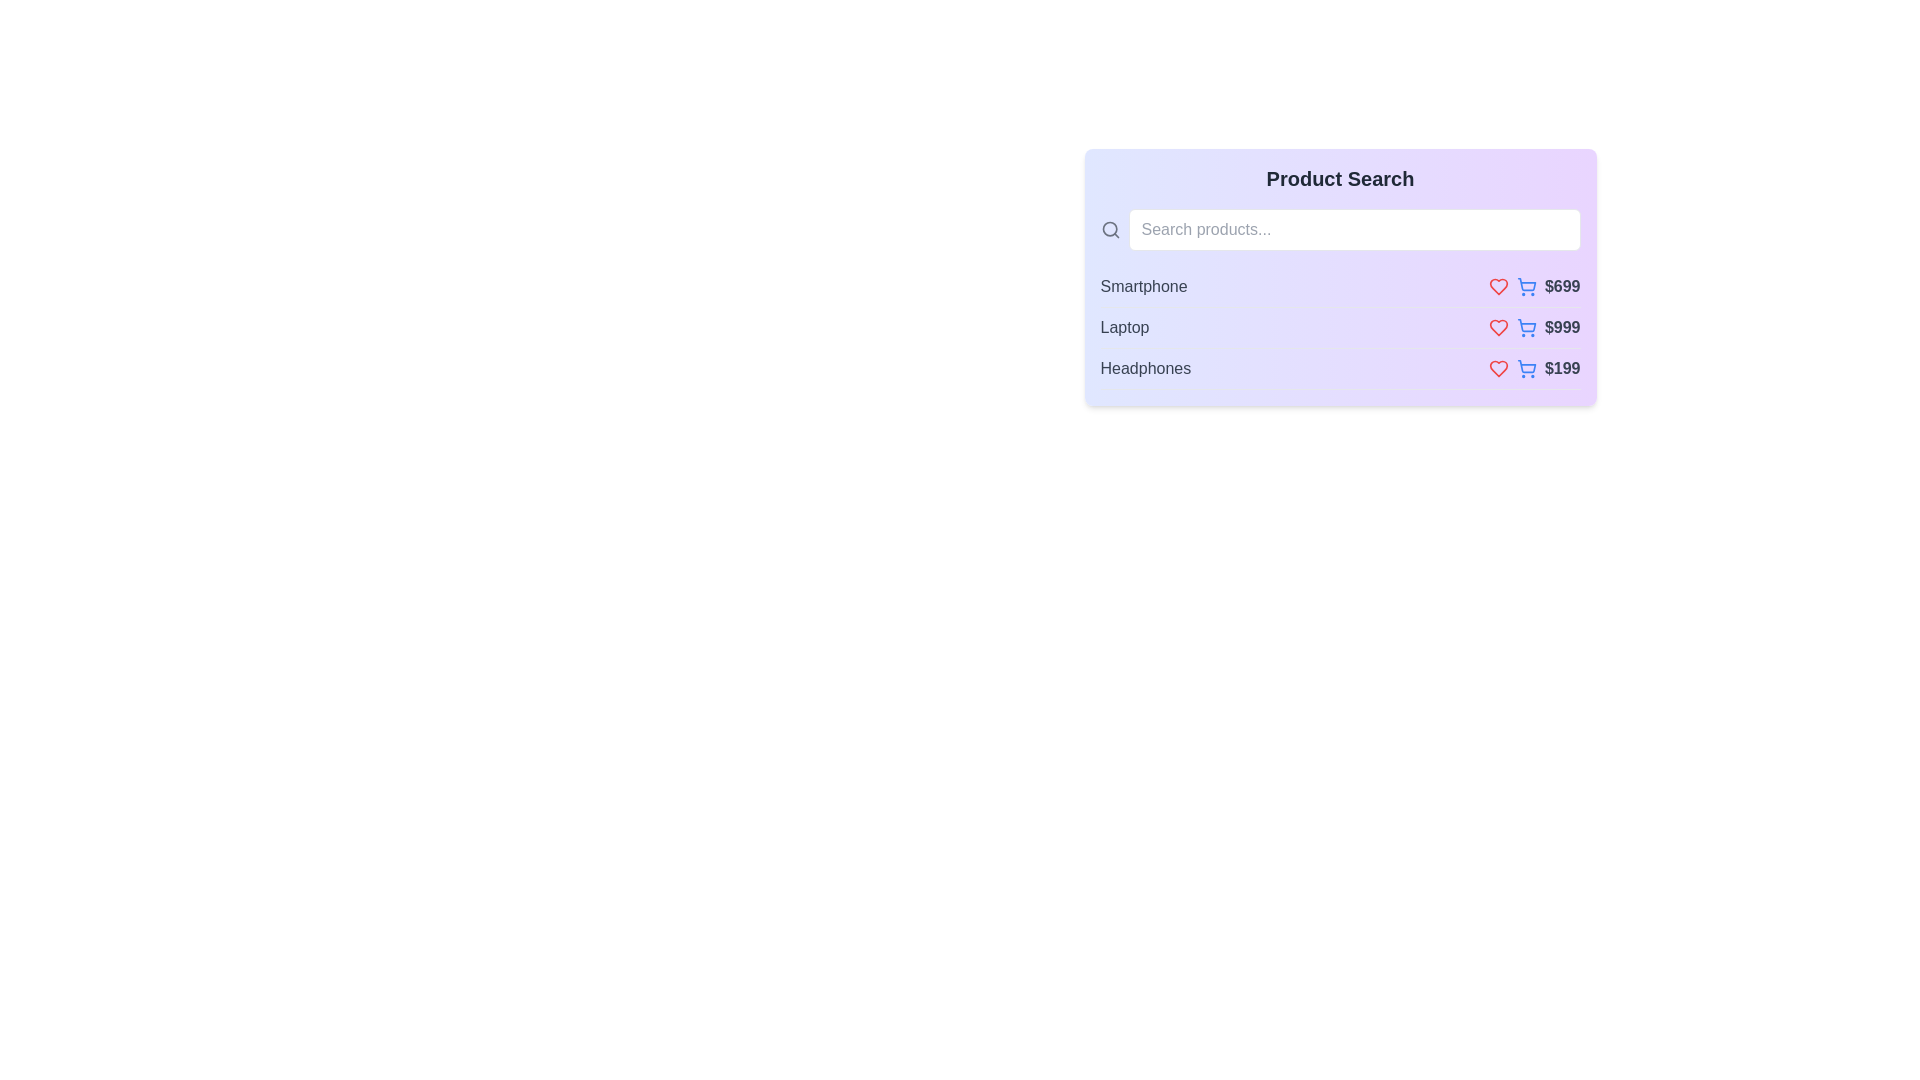 The width and height of the screenshot is (1920, 1080). Describe the element at coordinates (1340, 327) in the screenshot. I see `the List item component displaying the products` at that location.